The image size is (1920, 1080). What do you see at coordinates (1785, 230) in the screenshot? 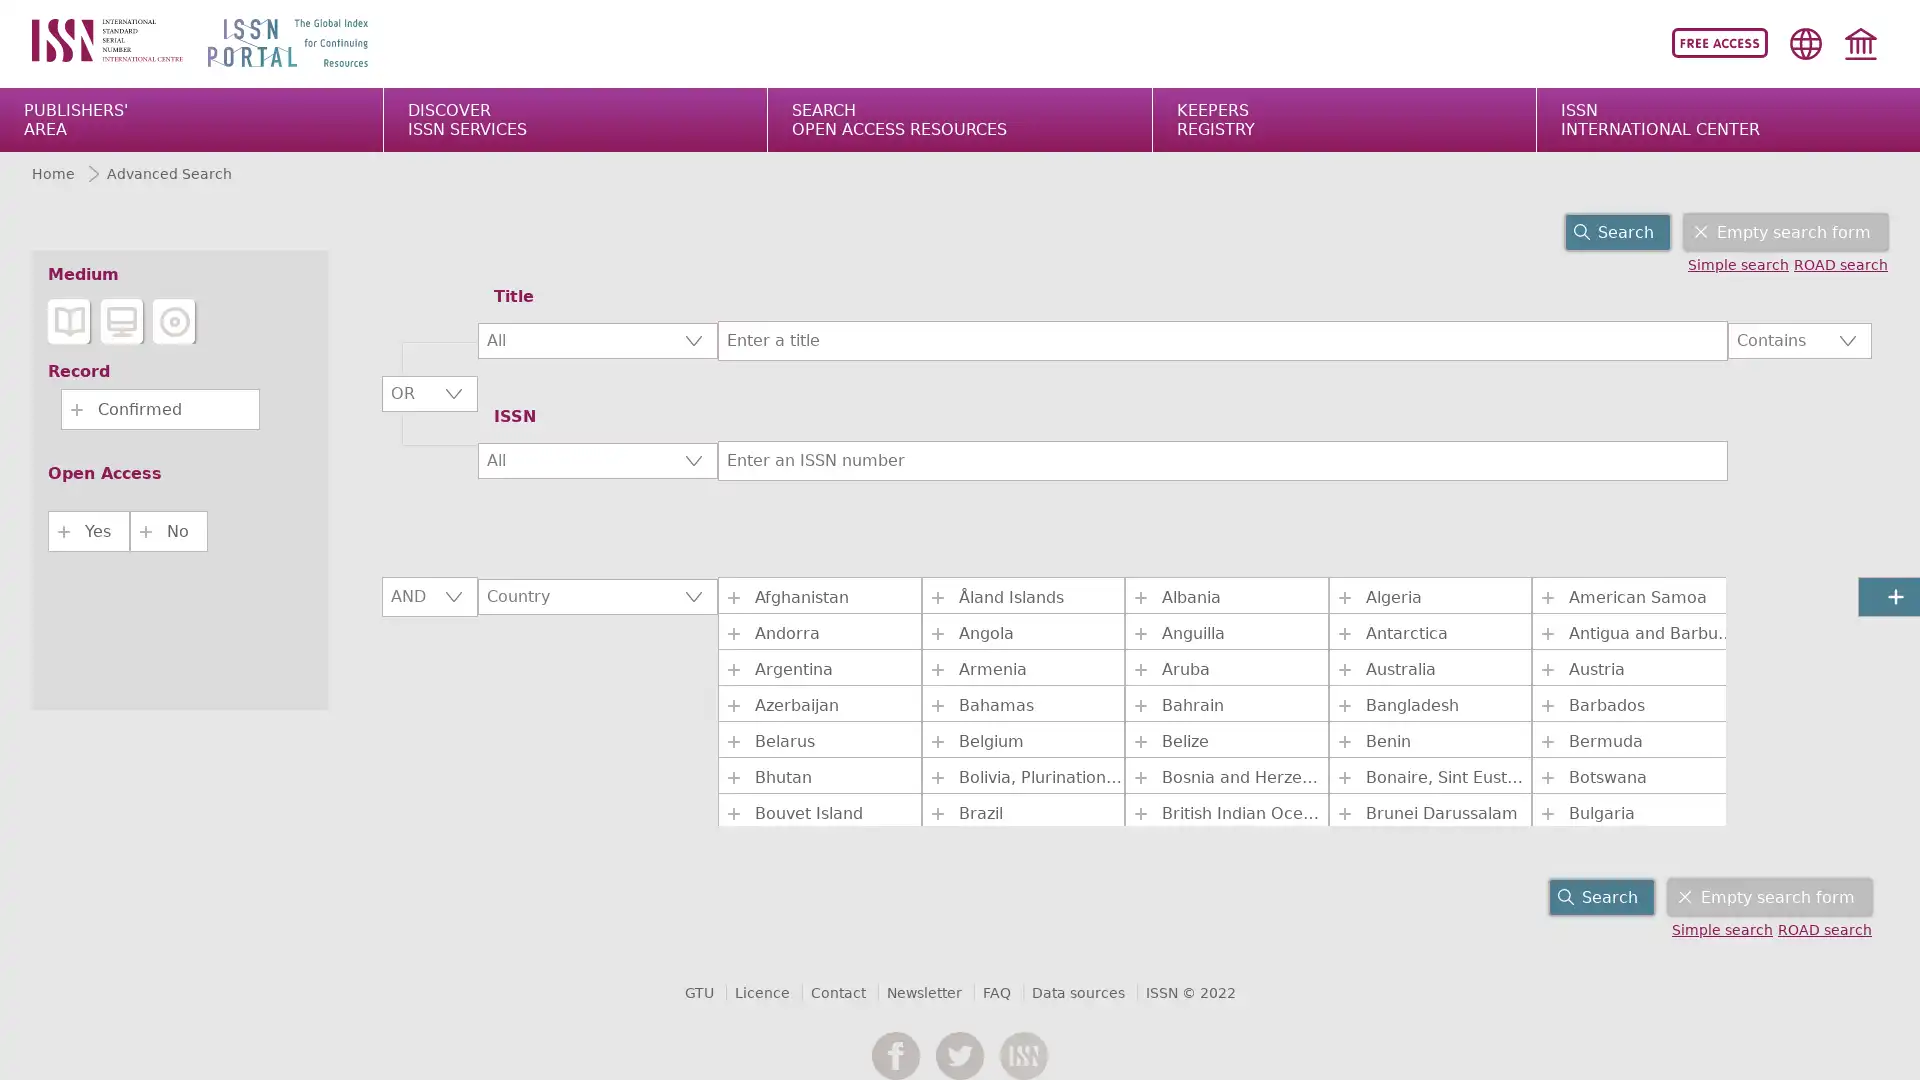
I see `Empty search form` at bounding box center [1785, 230].